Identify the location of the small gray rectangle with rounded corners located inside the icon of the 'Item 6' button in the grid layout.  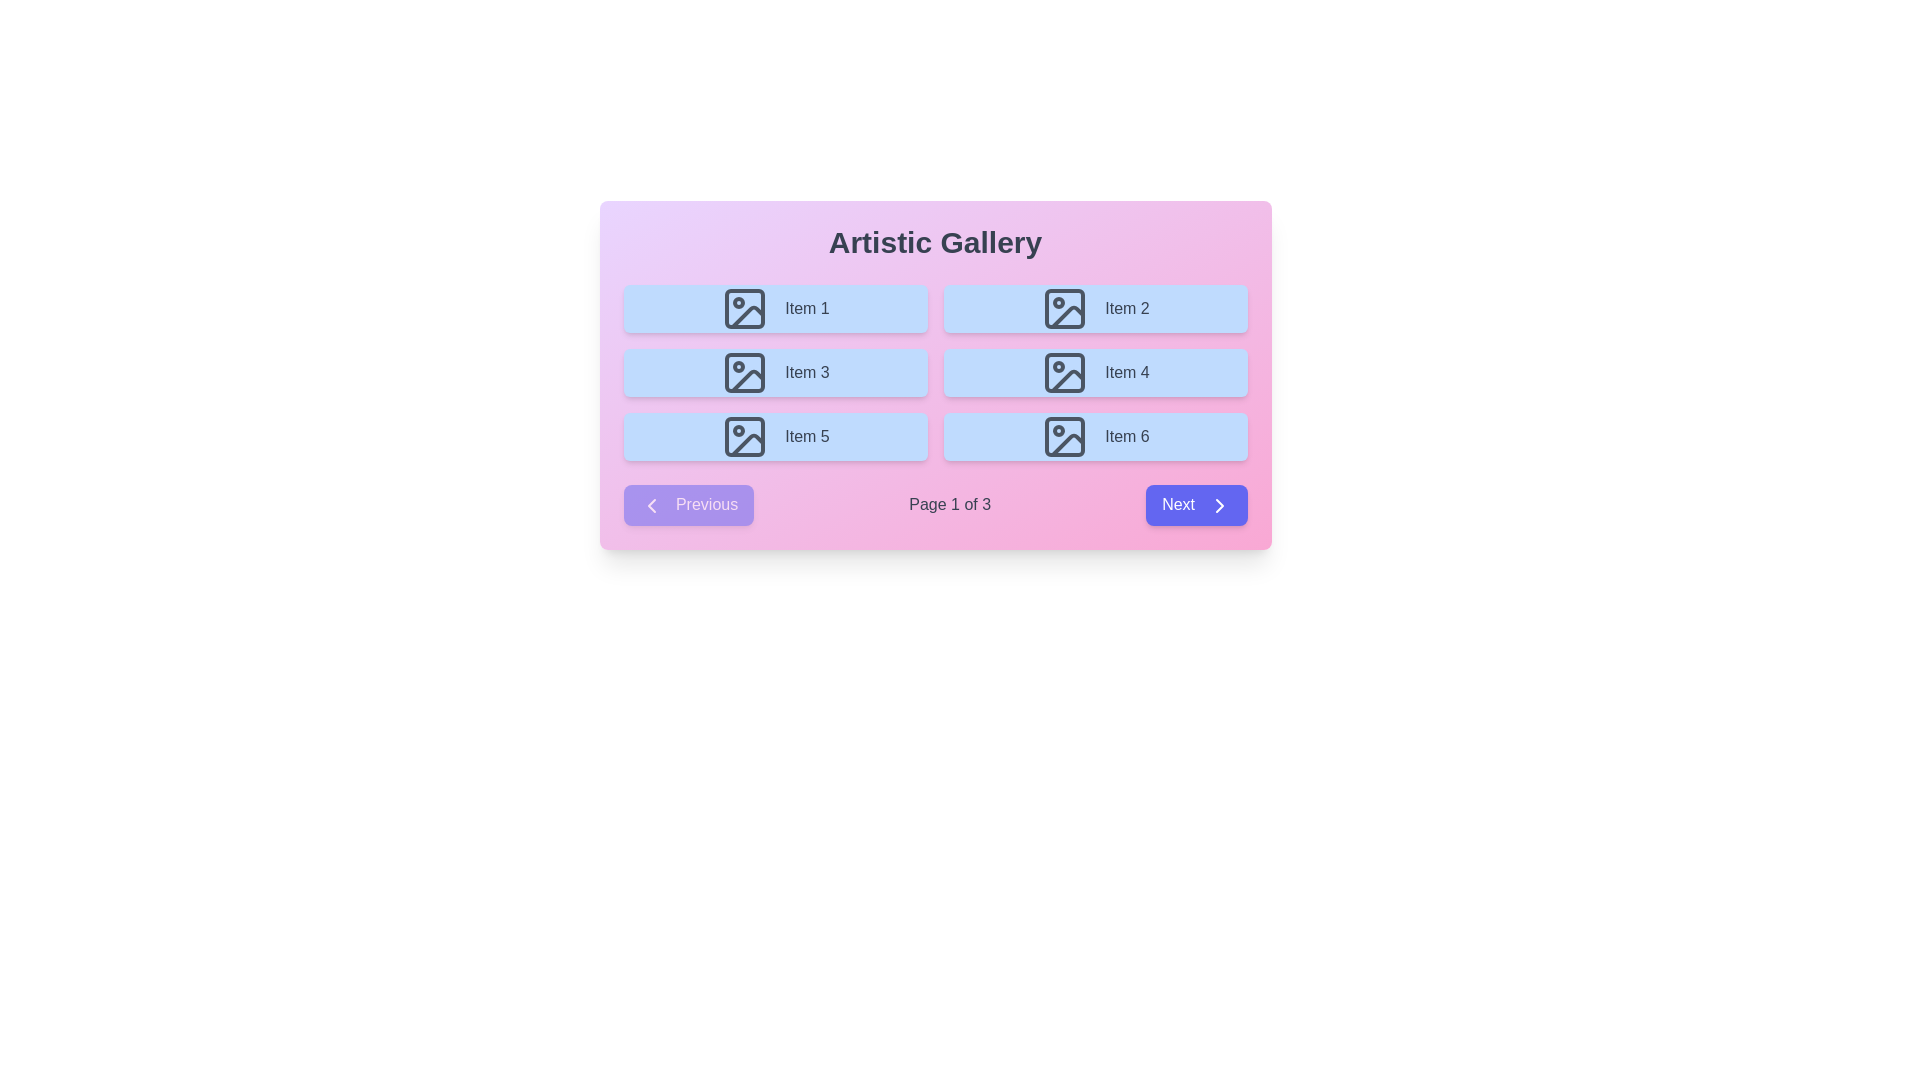
(1064, 435).